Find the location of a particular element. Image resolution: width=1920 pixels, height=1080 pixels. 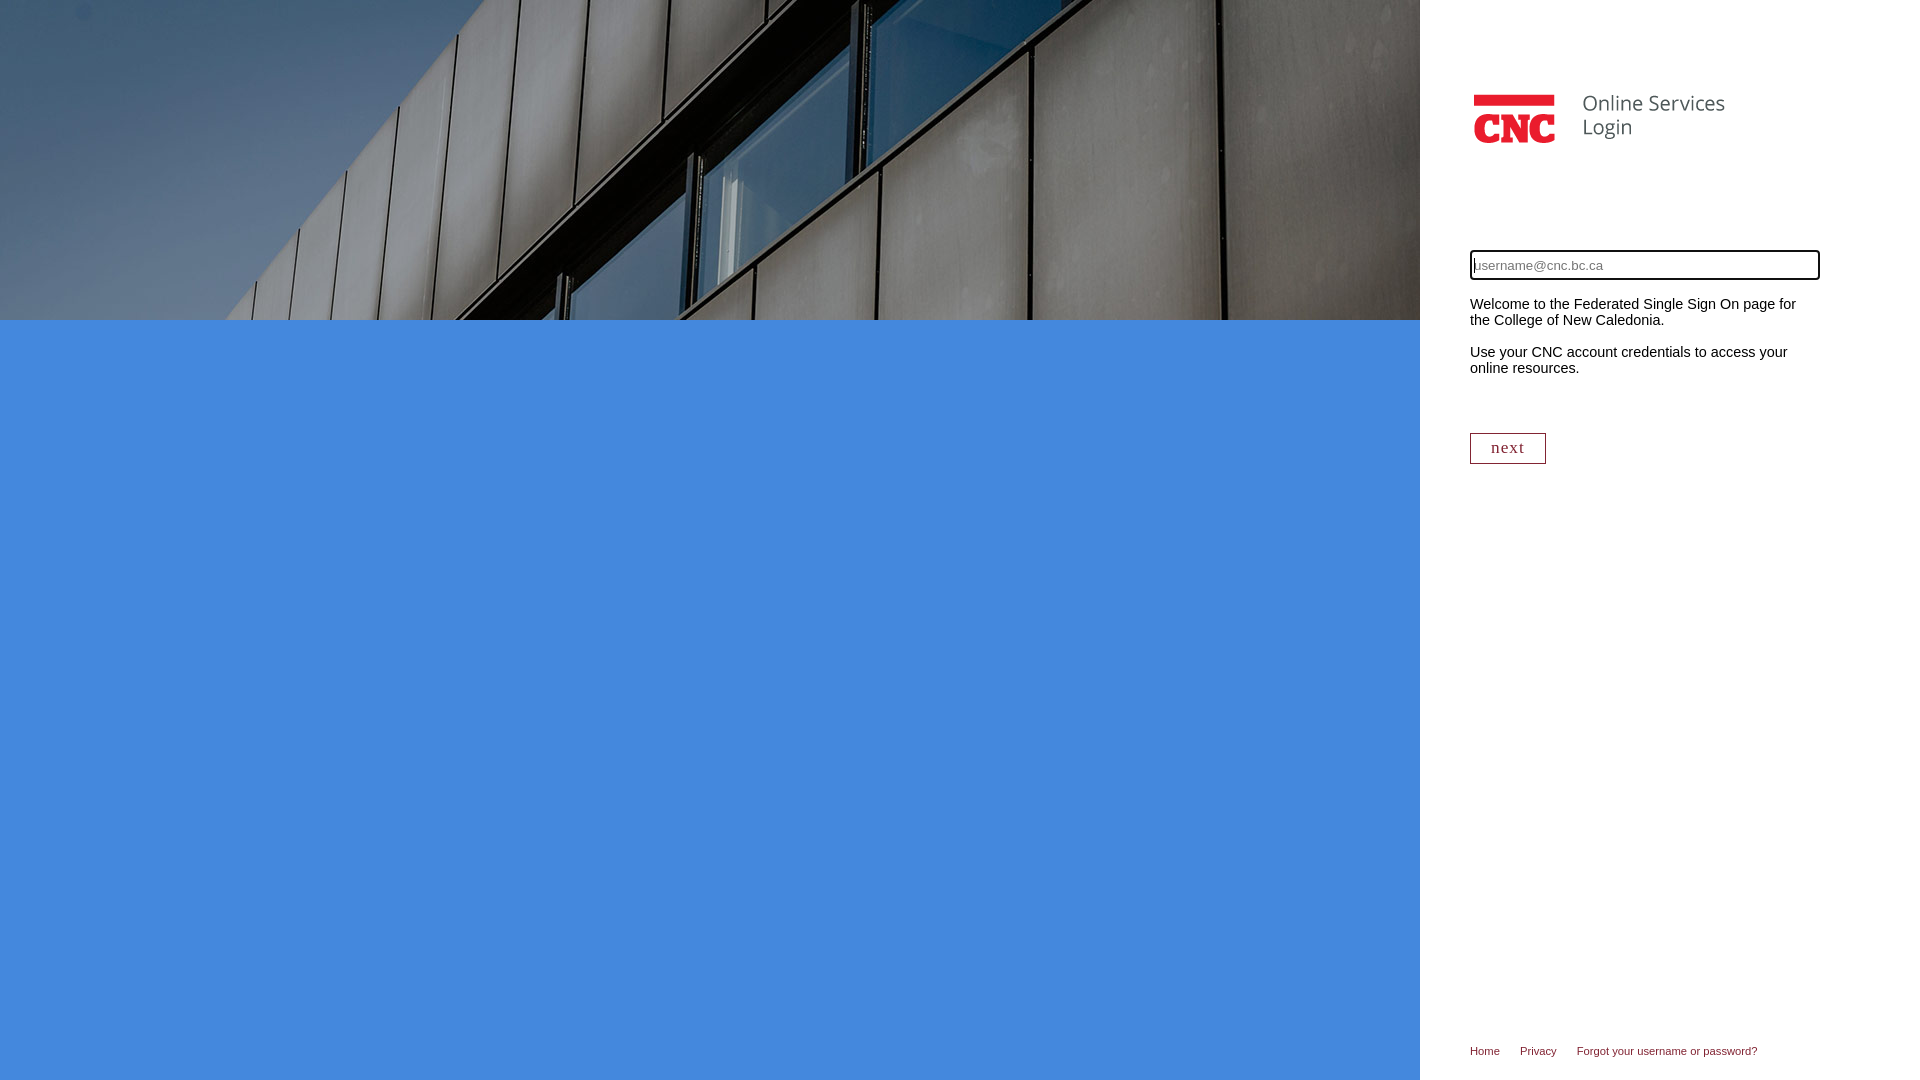

'Privacy' is located at coordinates (1547, 1049).